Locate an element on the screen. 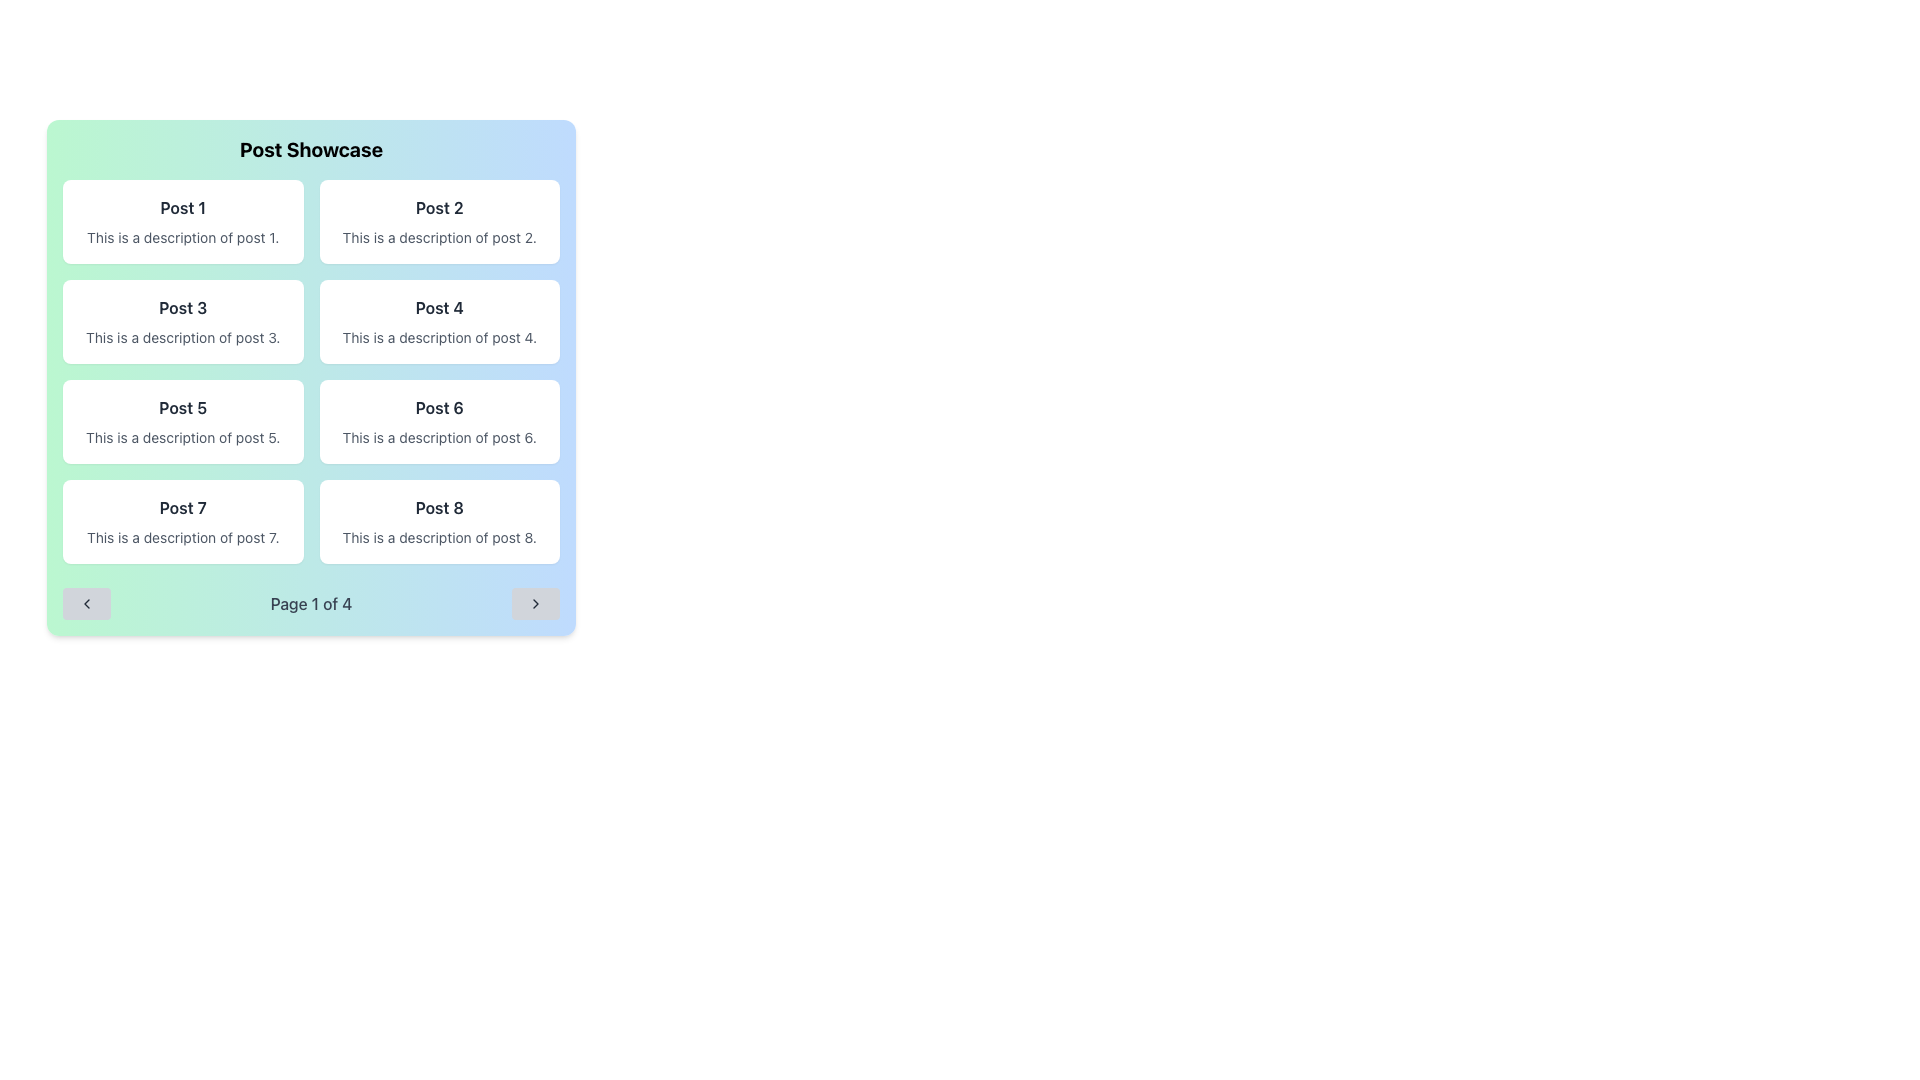 This screenshot has width=1920, height=1080. the Card element that represents a single post, located in the first row and first column of the grid layout is located at coordinates (183, 222).